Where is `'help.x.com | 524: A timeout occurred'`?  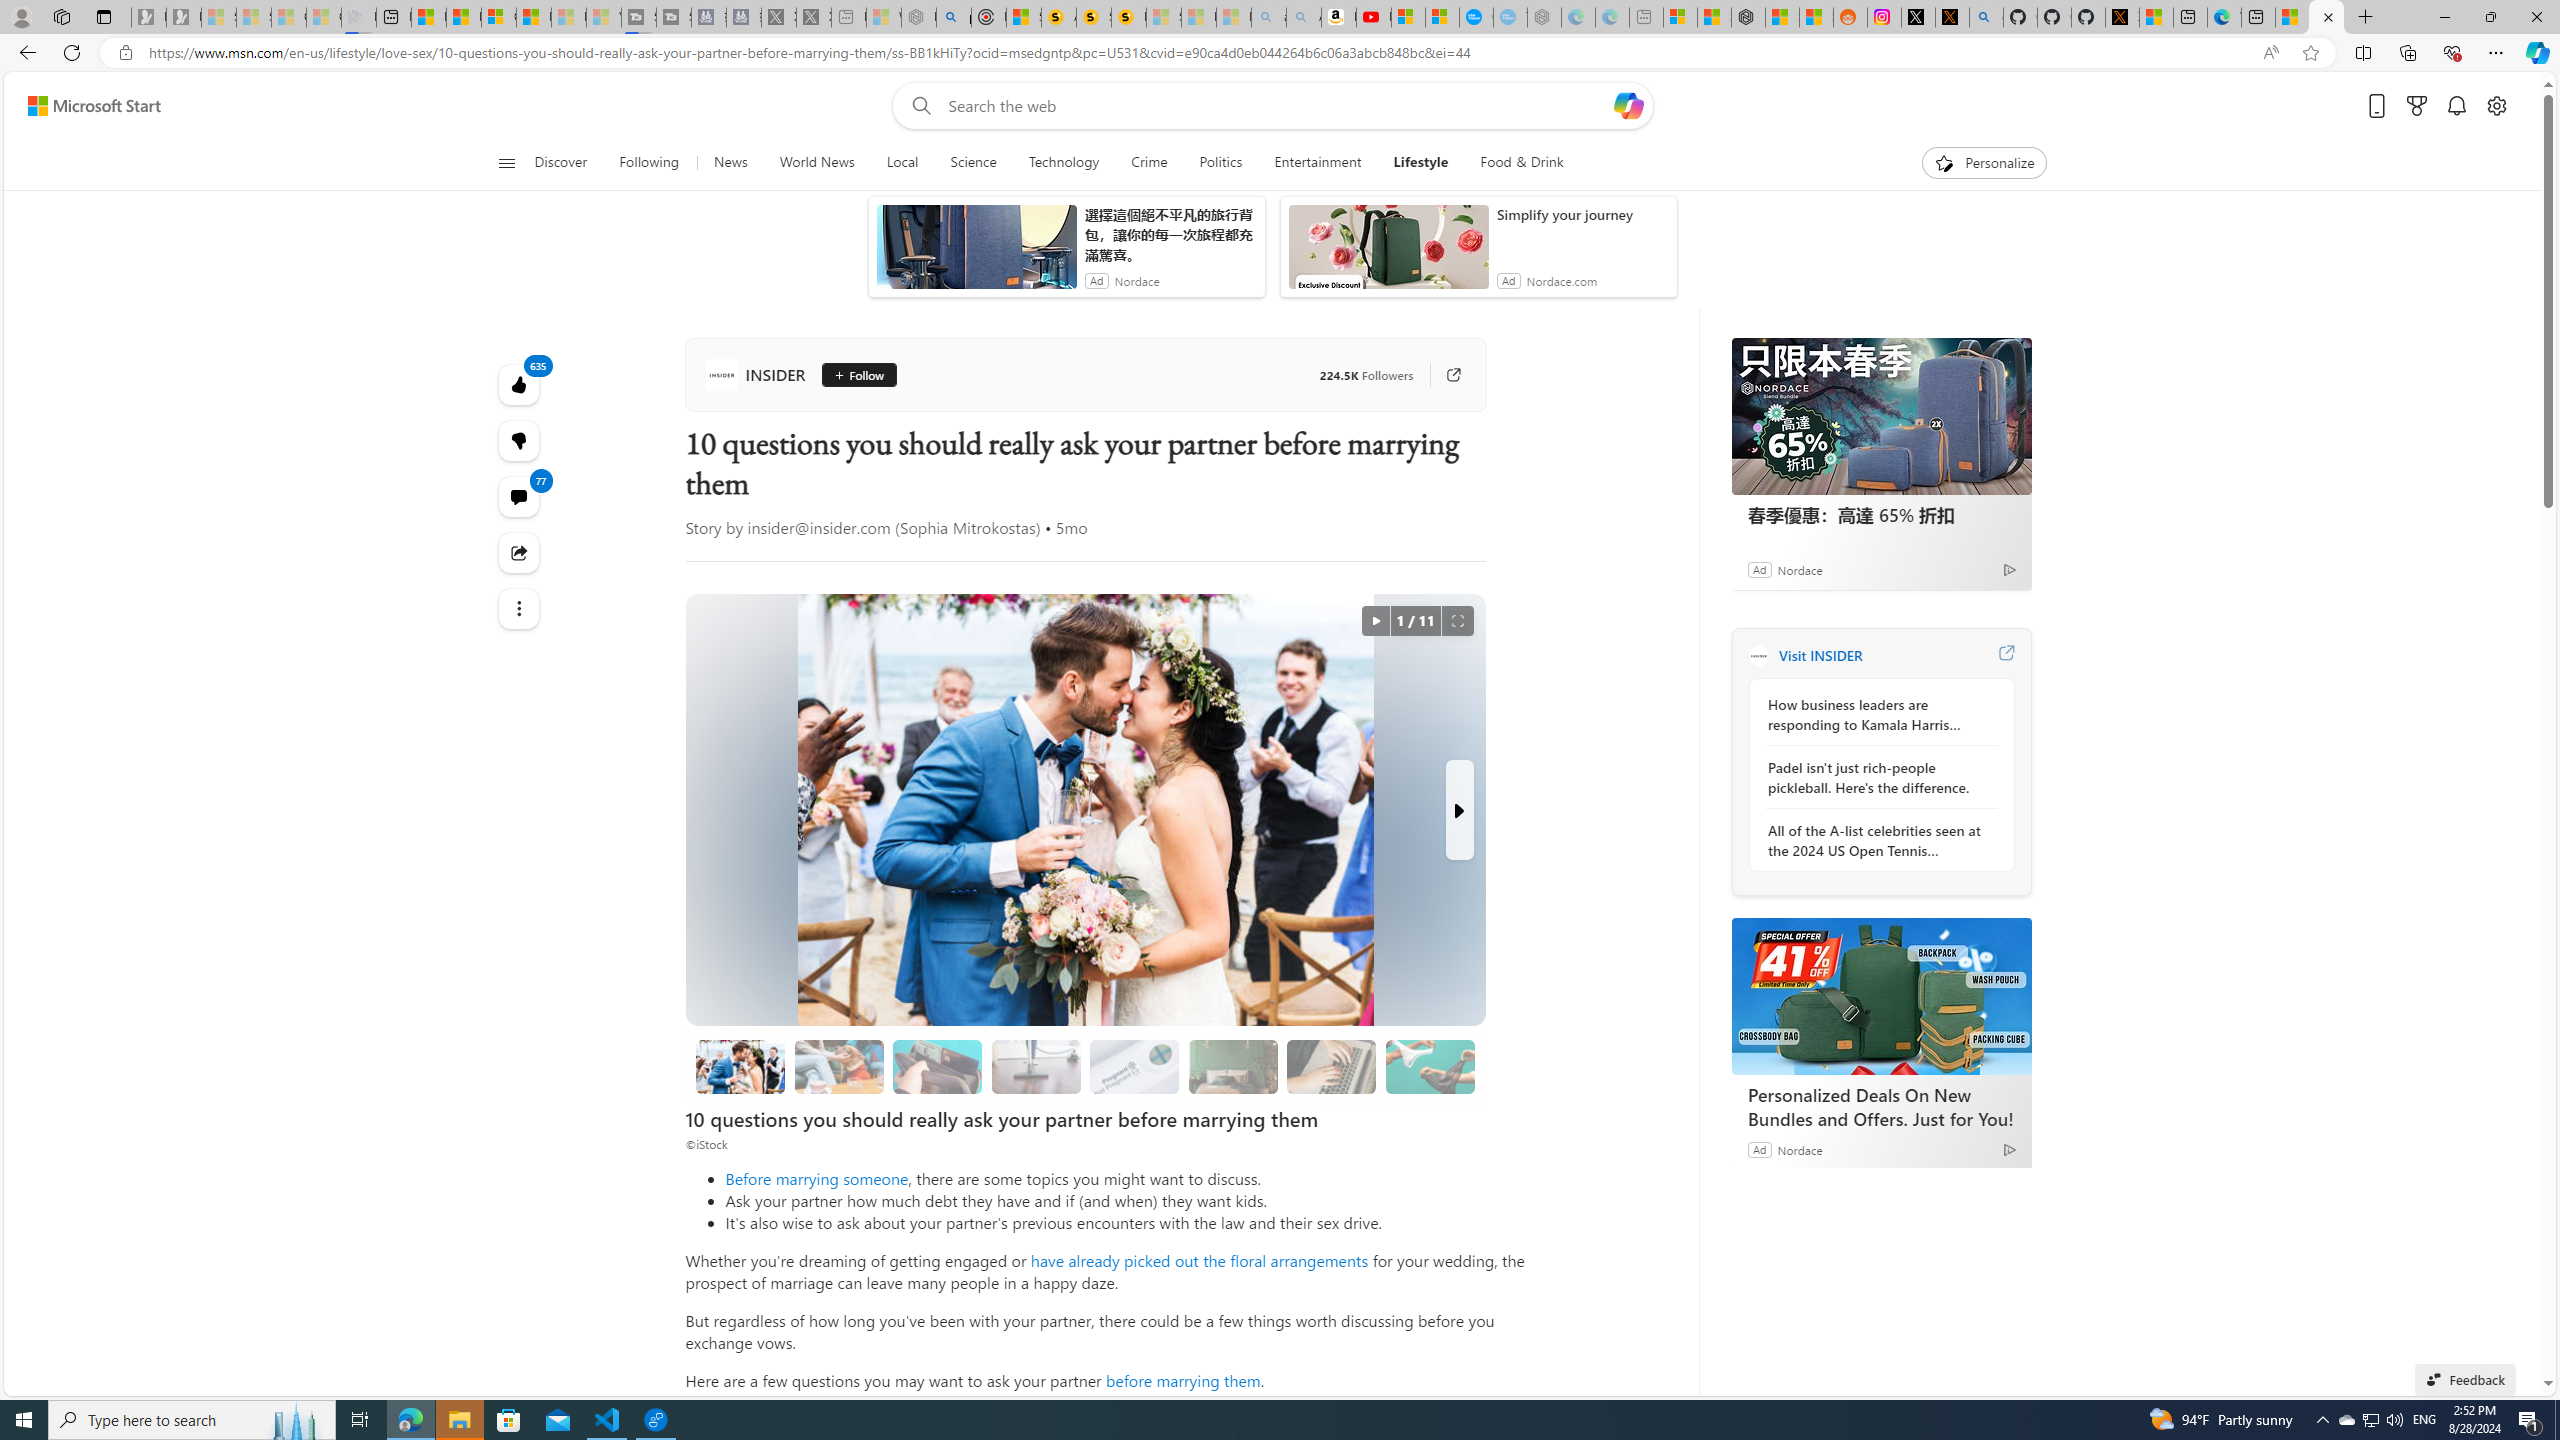
'help.x.com | 524: A timeout occurred' is located at coordinates (1952, 16).